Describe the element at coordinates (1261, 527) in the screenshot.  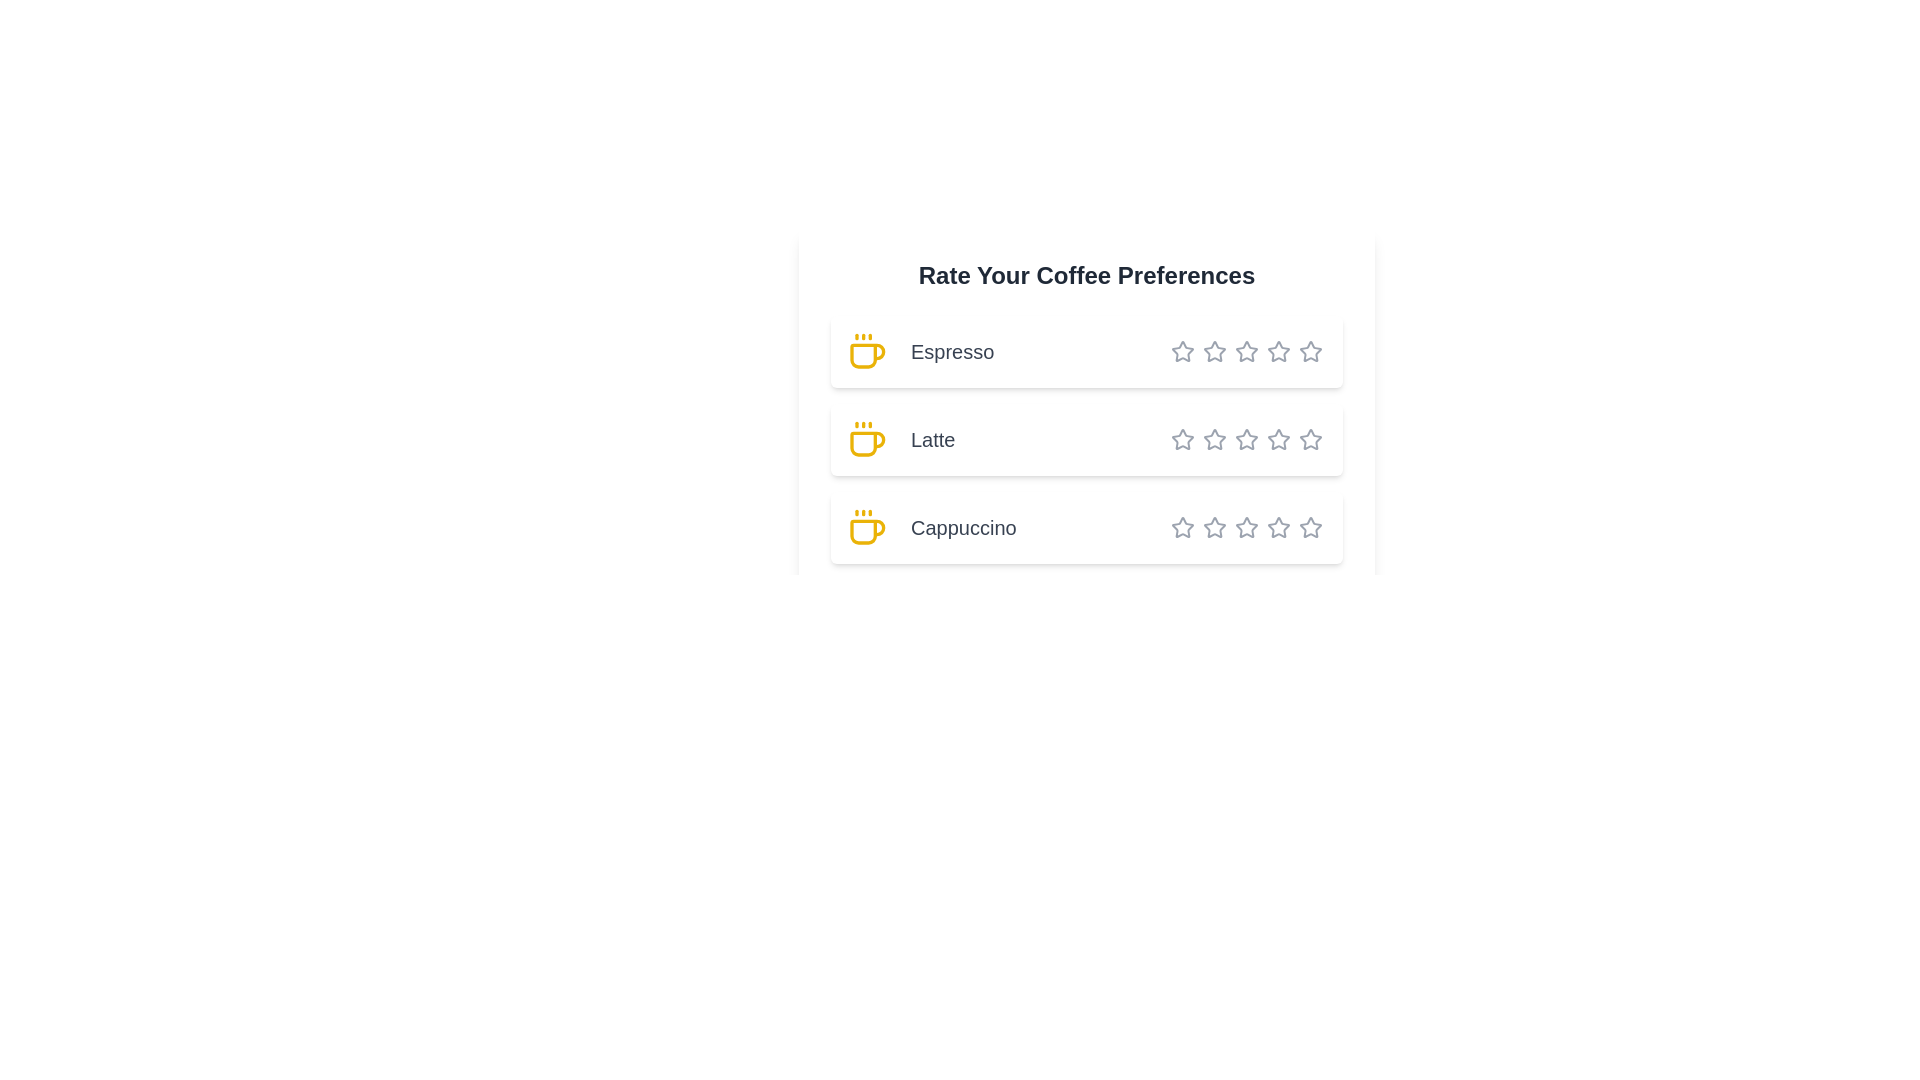
I see `the star corresponding to 5 stars for the coffee type Cappuccino` at that location.